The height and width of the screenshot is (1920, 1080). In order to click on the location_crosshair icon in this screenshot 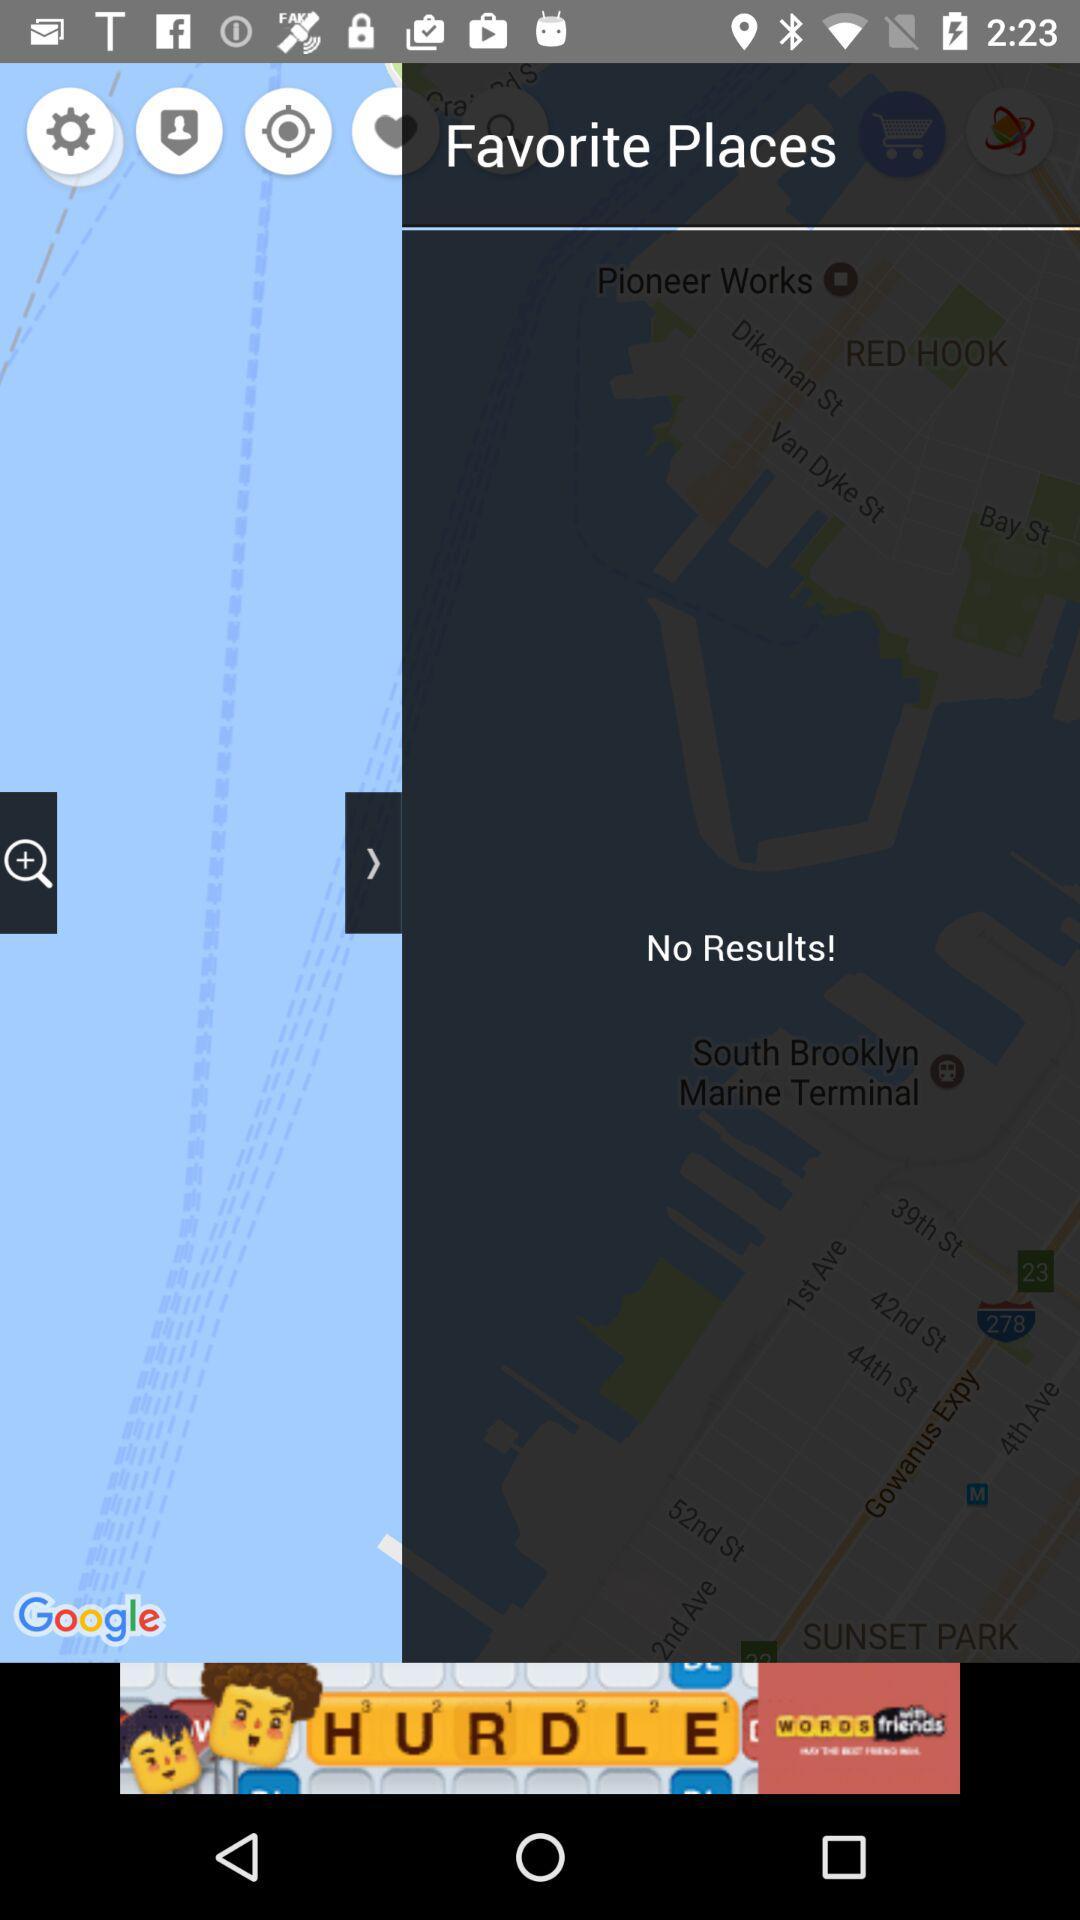, I will do `click(283, 132)`.